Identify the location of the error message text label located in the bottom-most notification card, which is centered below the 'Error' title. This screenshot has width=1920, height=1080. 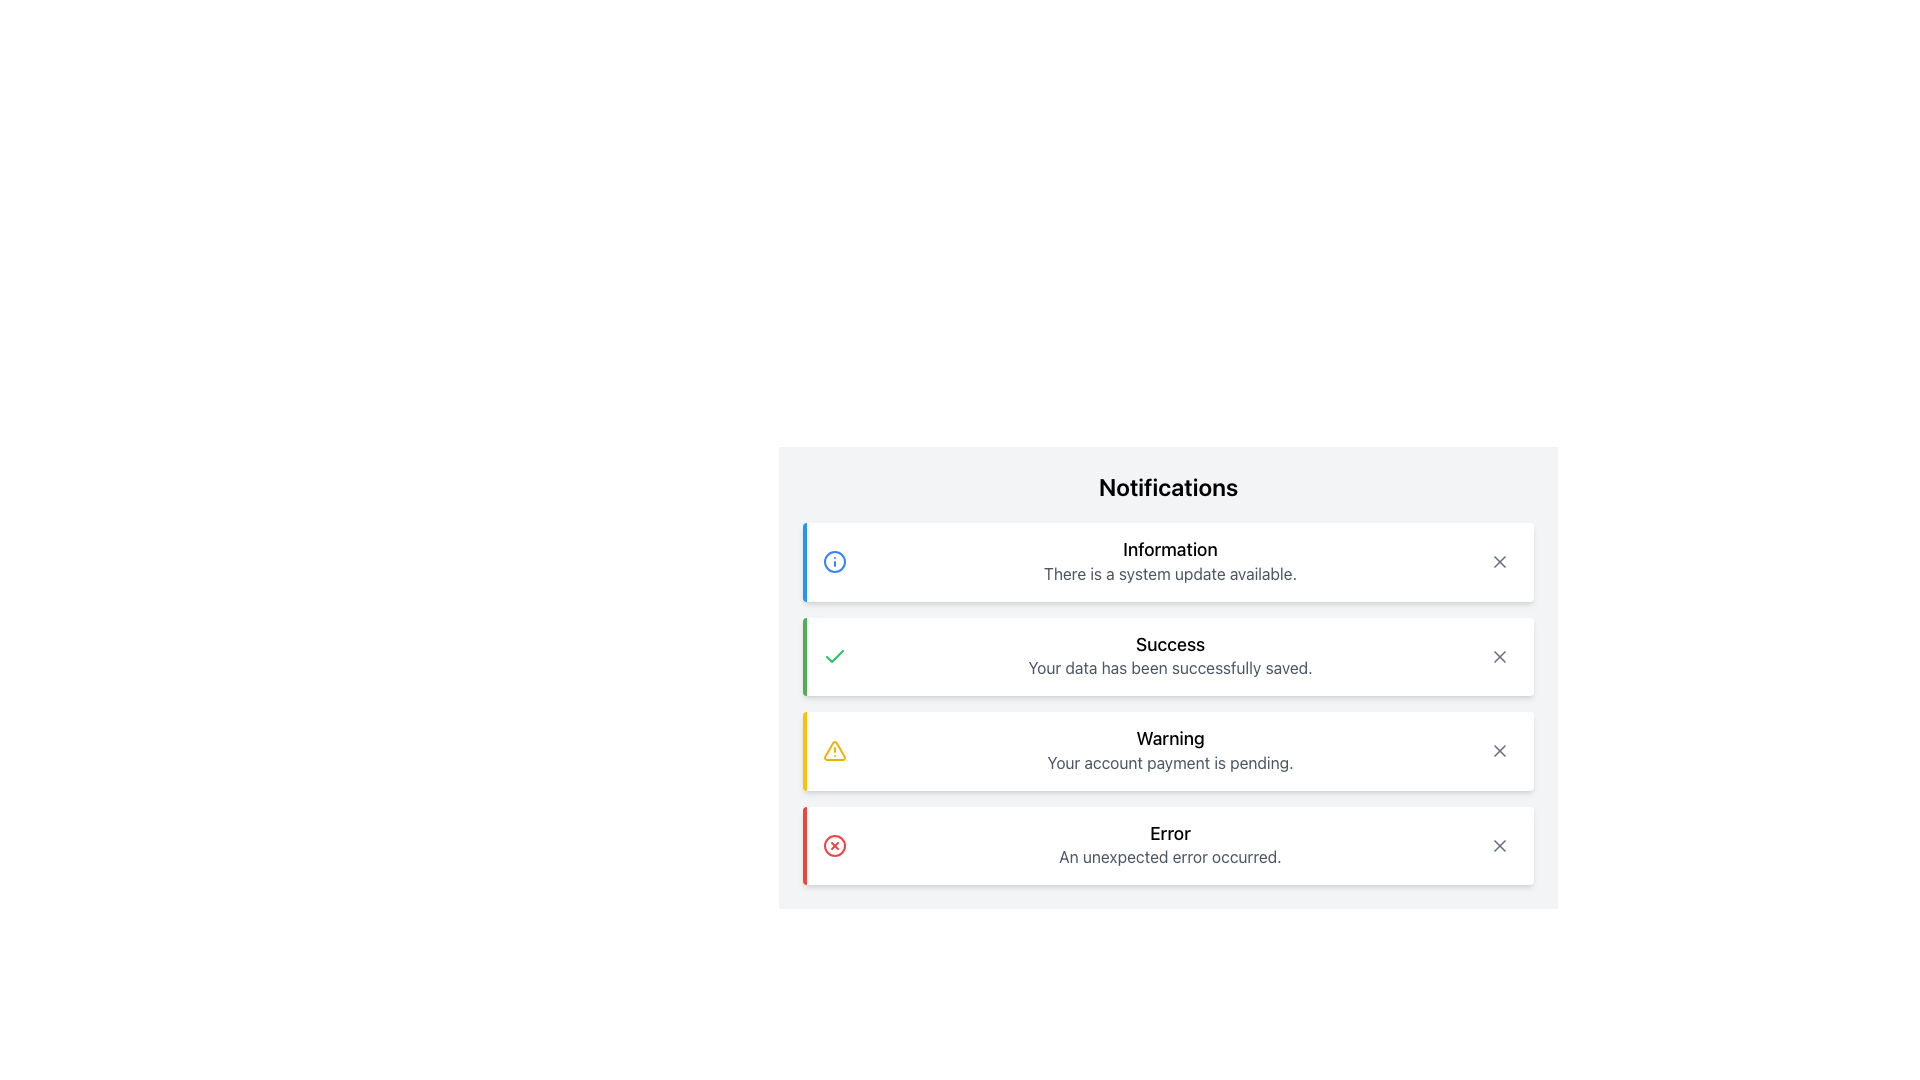
(1170, 855).